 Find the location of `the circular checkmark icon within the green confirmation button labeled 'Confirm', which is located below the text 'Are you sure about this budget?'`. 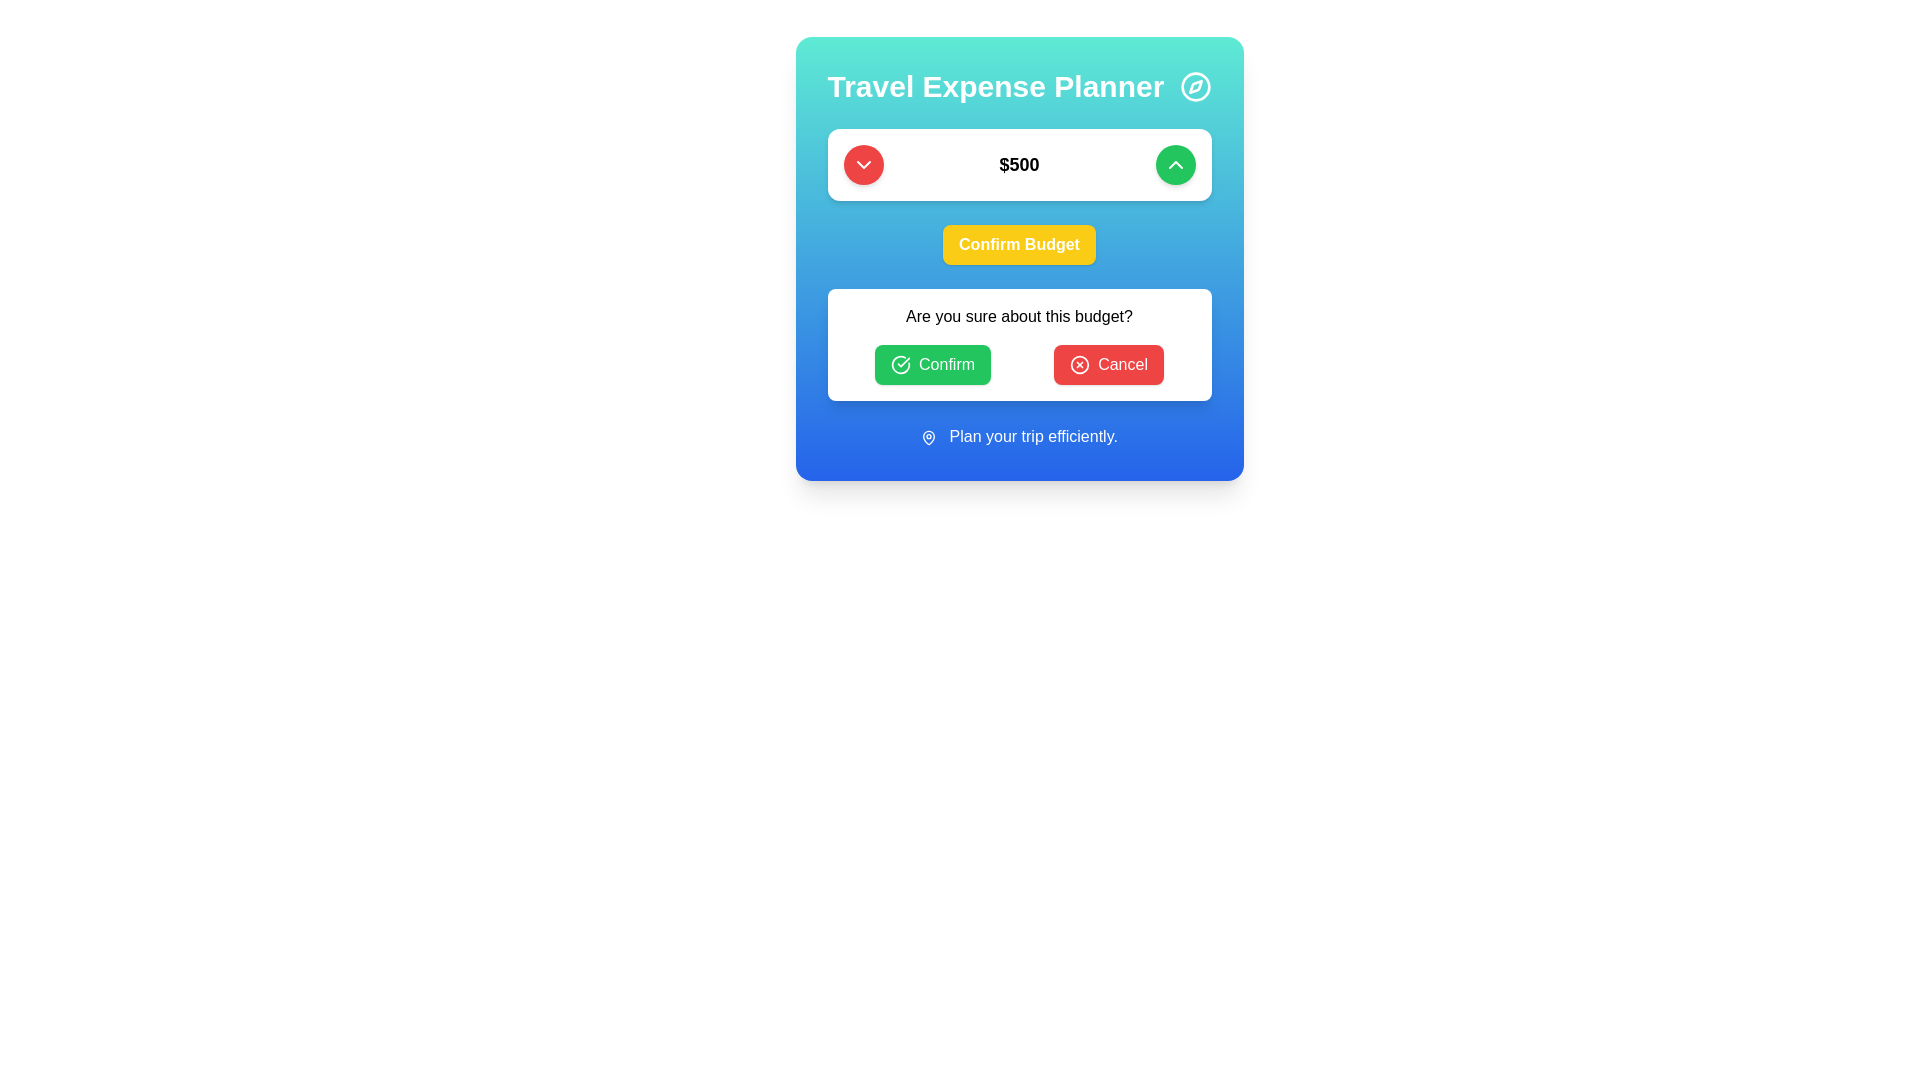

the circular checkmark icon within the green confirmation button labeled 'Confirm', which is located below the text 'Are you sure about this budget?' is located at coordinates (900, 365).